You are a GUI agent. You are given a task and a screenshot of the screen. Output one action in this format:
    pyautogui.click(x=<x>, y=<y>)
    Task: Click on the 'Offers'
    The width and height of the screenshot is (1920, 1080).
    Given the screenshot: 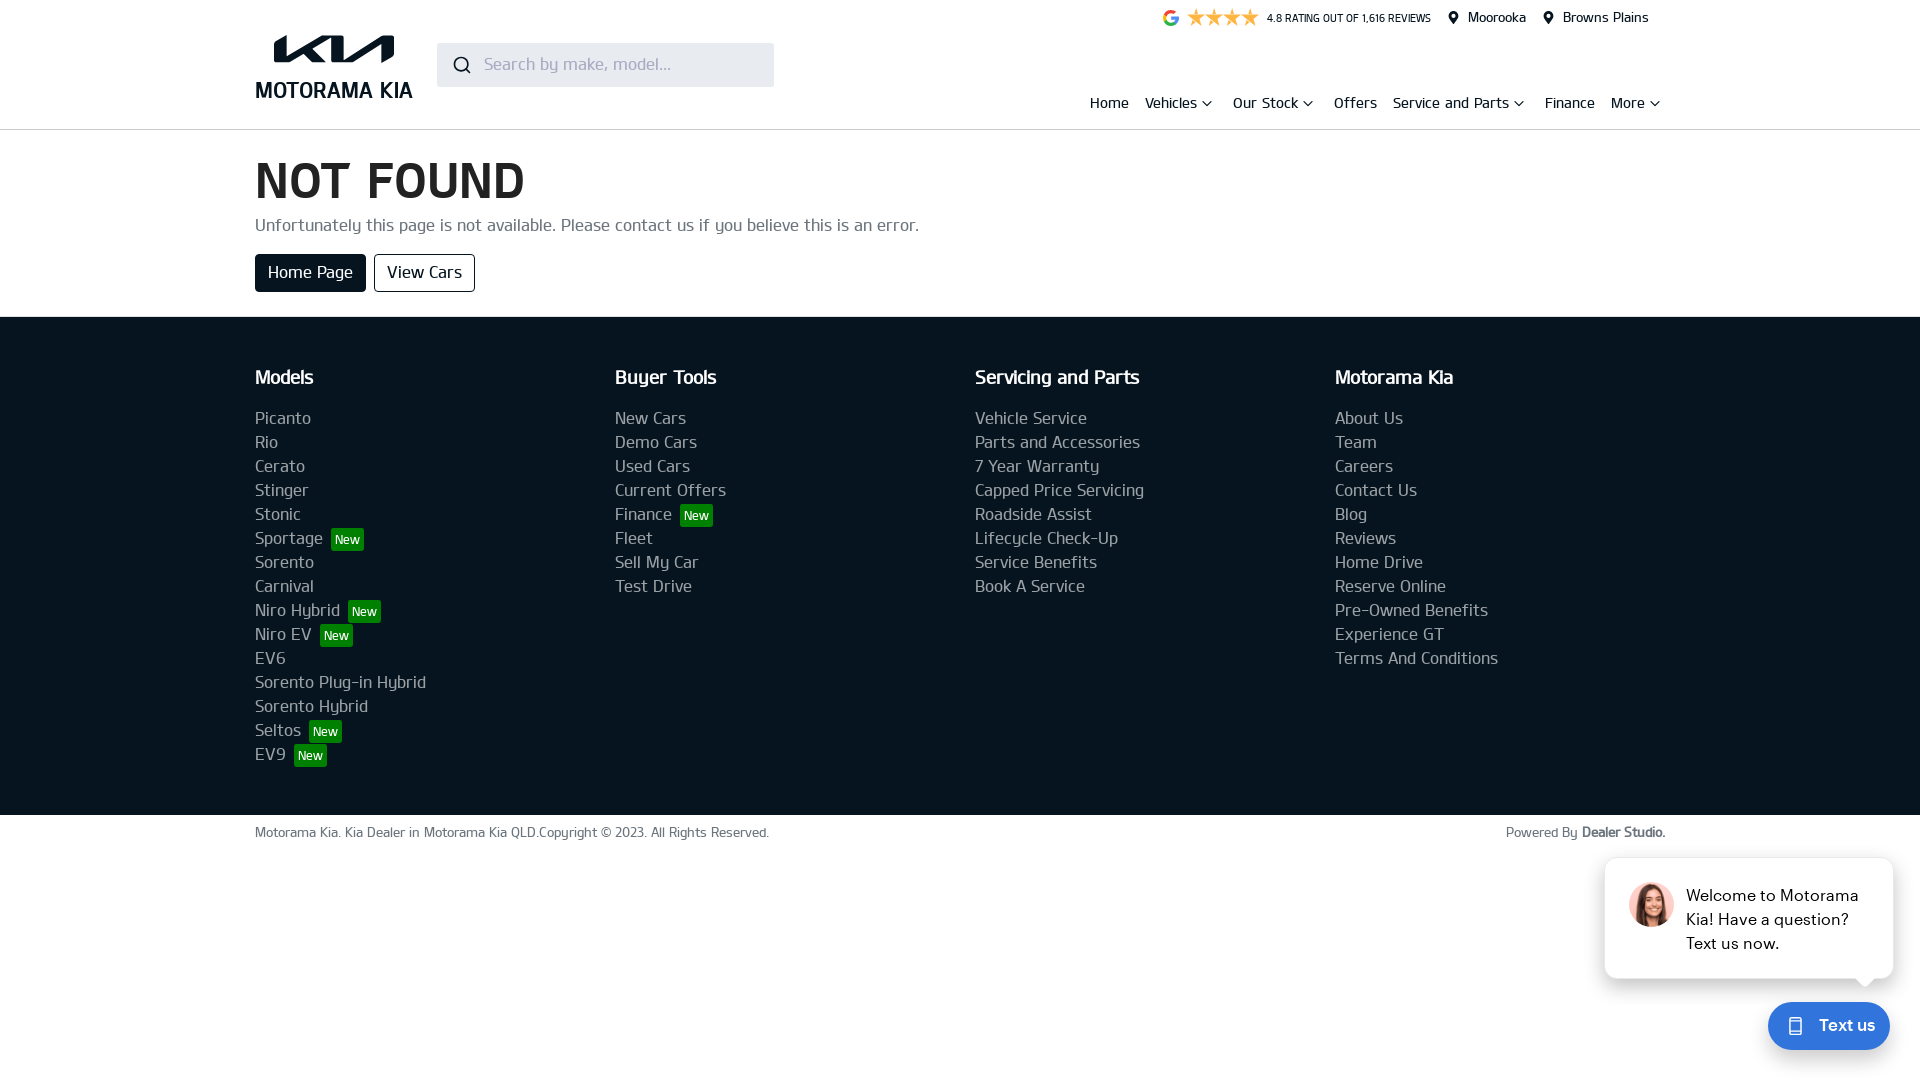 What is the action you would take?
    pyautogui.click(x=1355, y=102)
    